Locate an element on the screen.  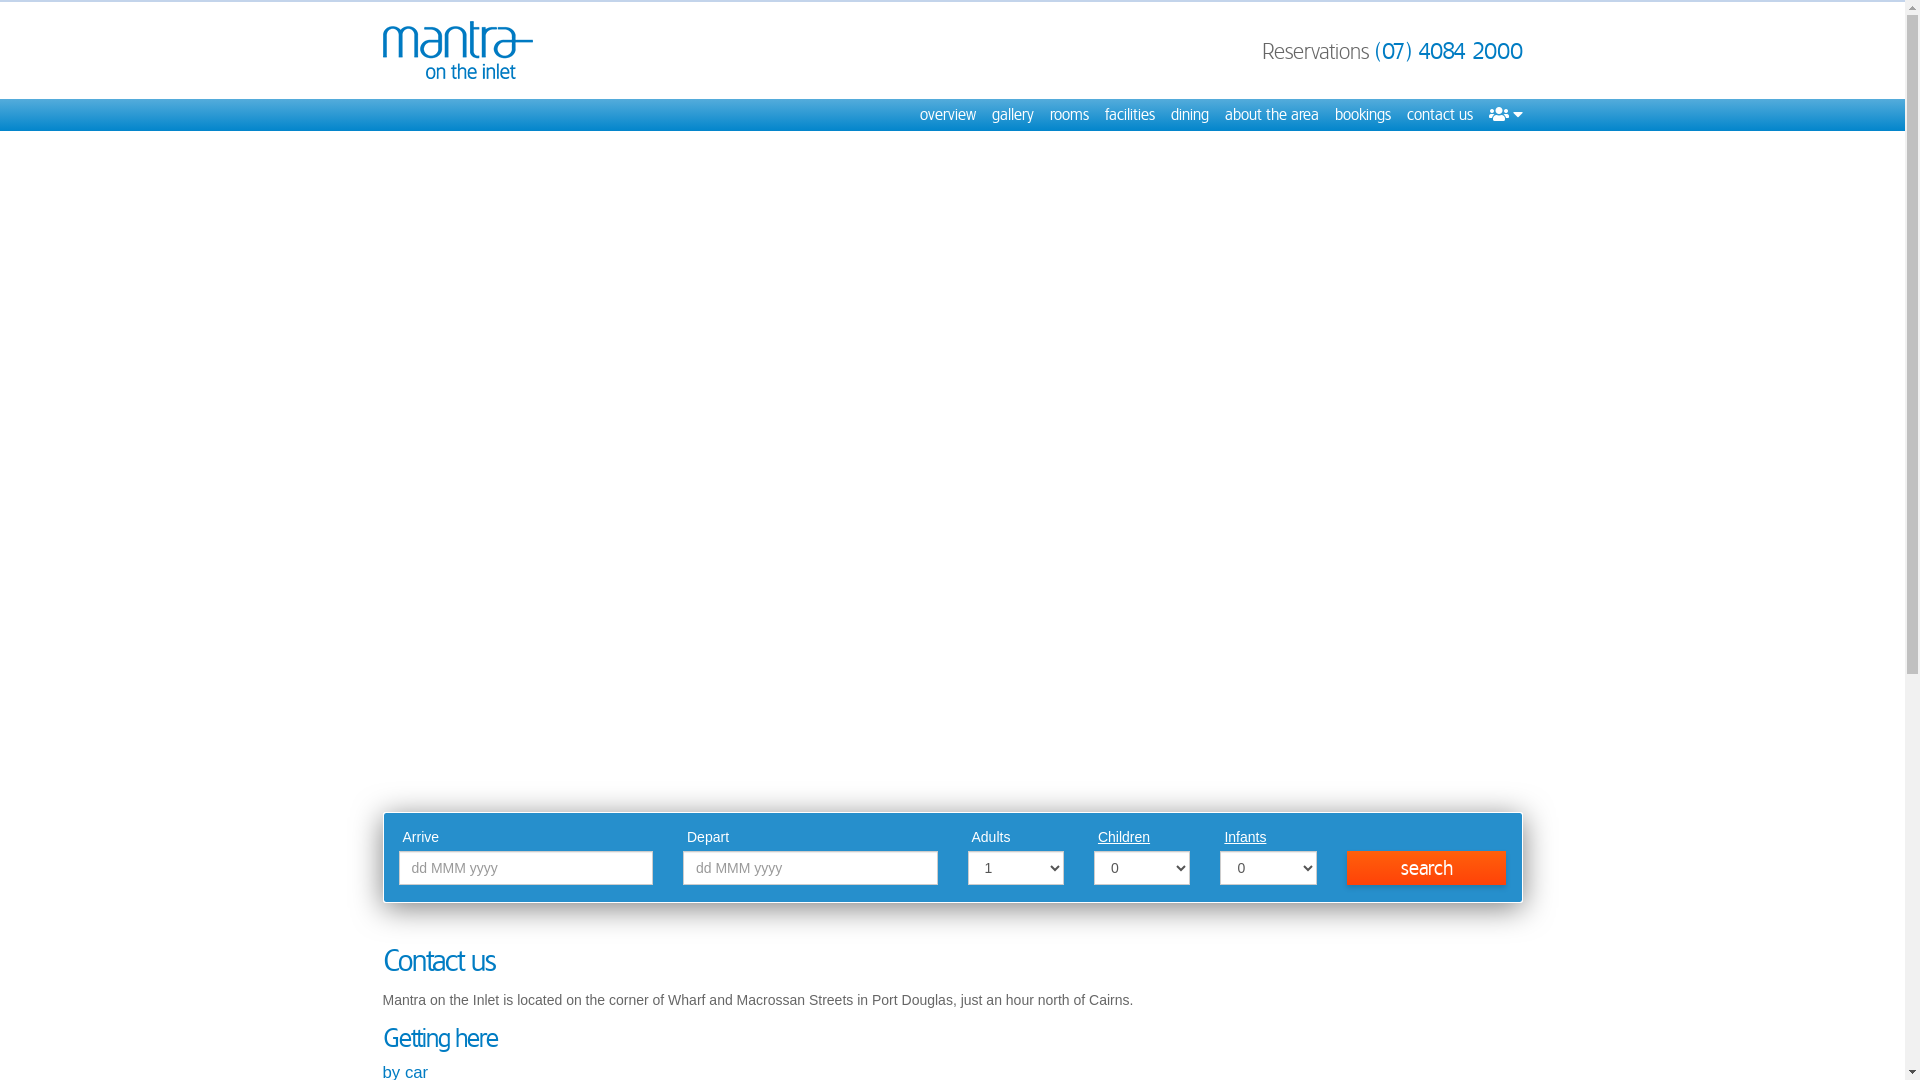
'gallery' is located at coordinates (1012, 115).